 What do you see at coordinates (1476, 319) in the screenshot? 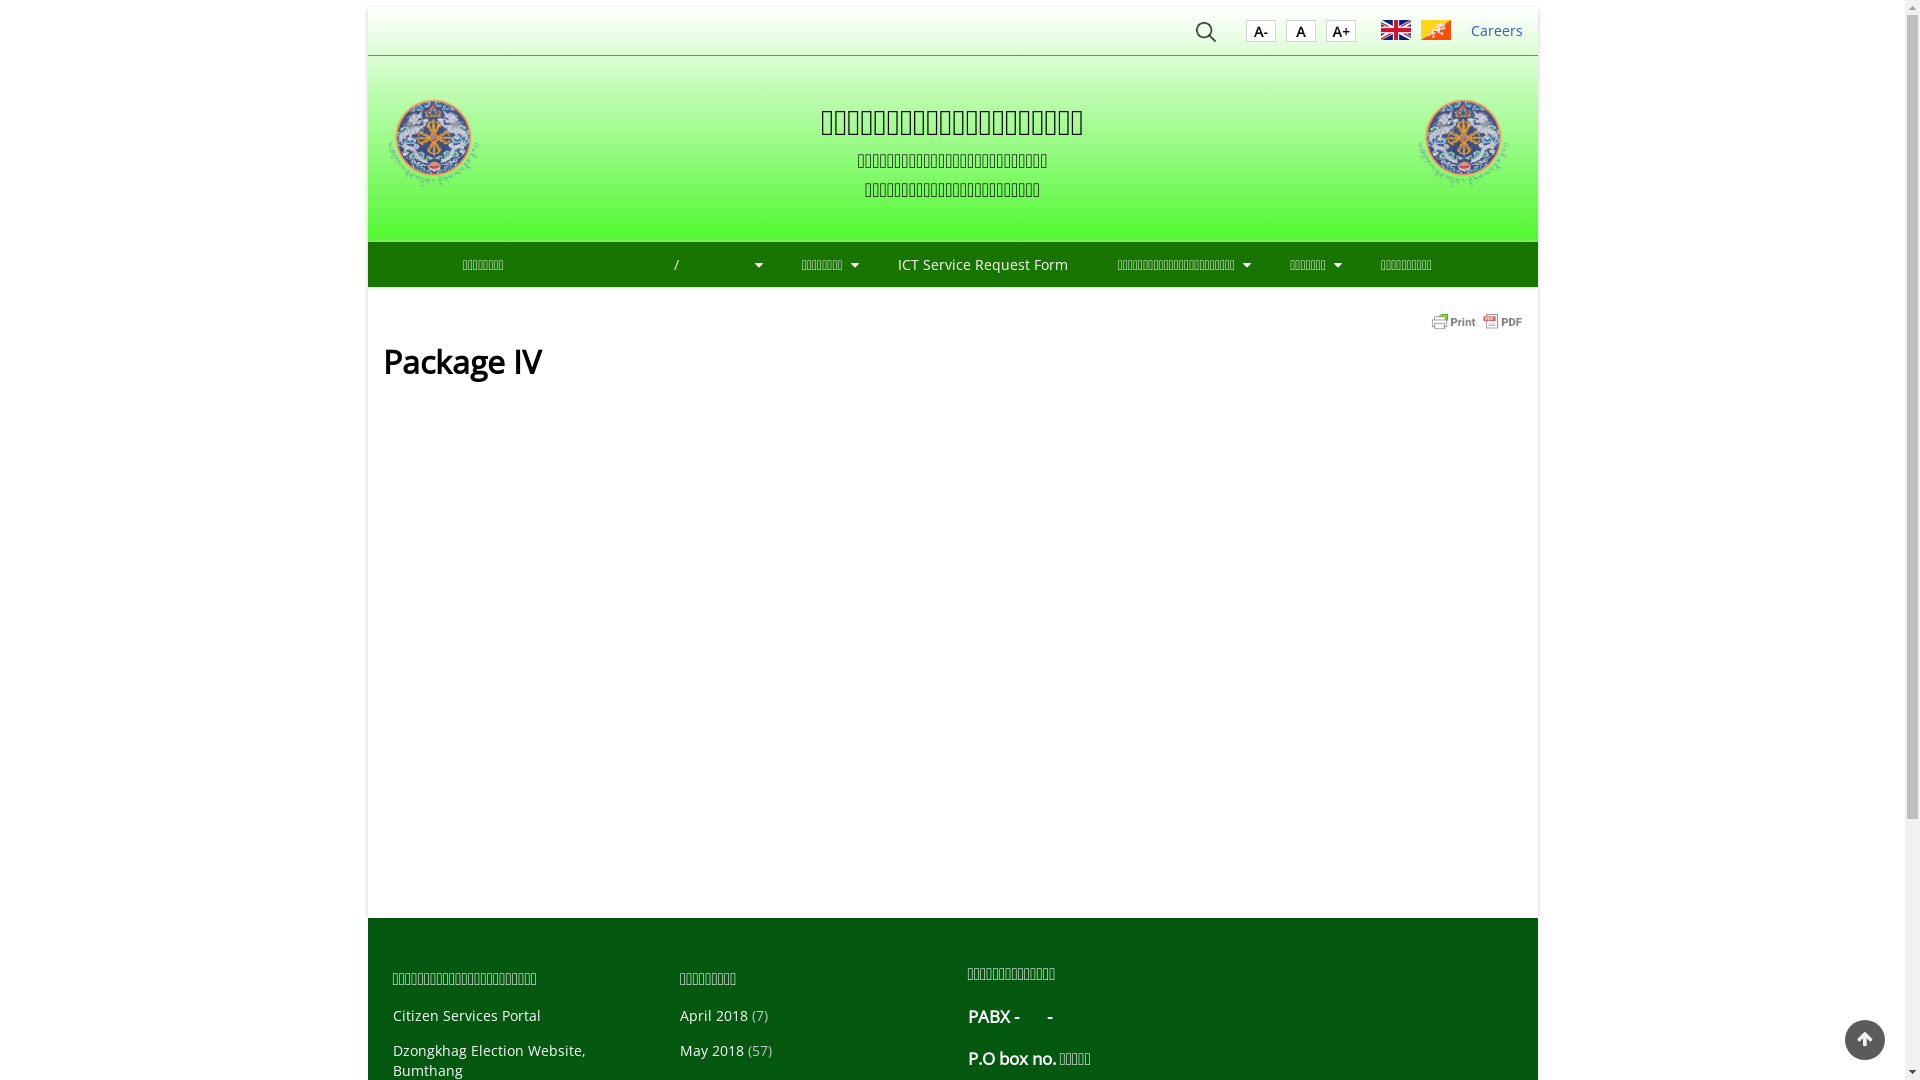
I see `'Printer Friendly, PDF & Email'` at bounding box center [1476, 319].